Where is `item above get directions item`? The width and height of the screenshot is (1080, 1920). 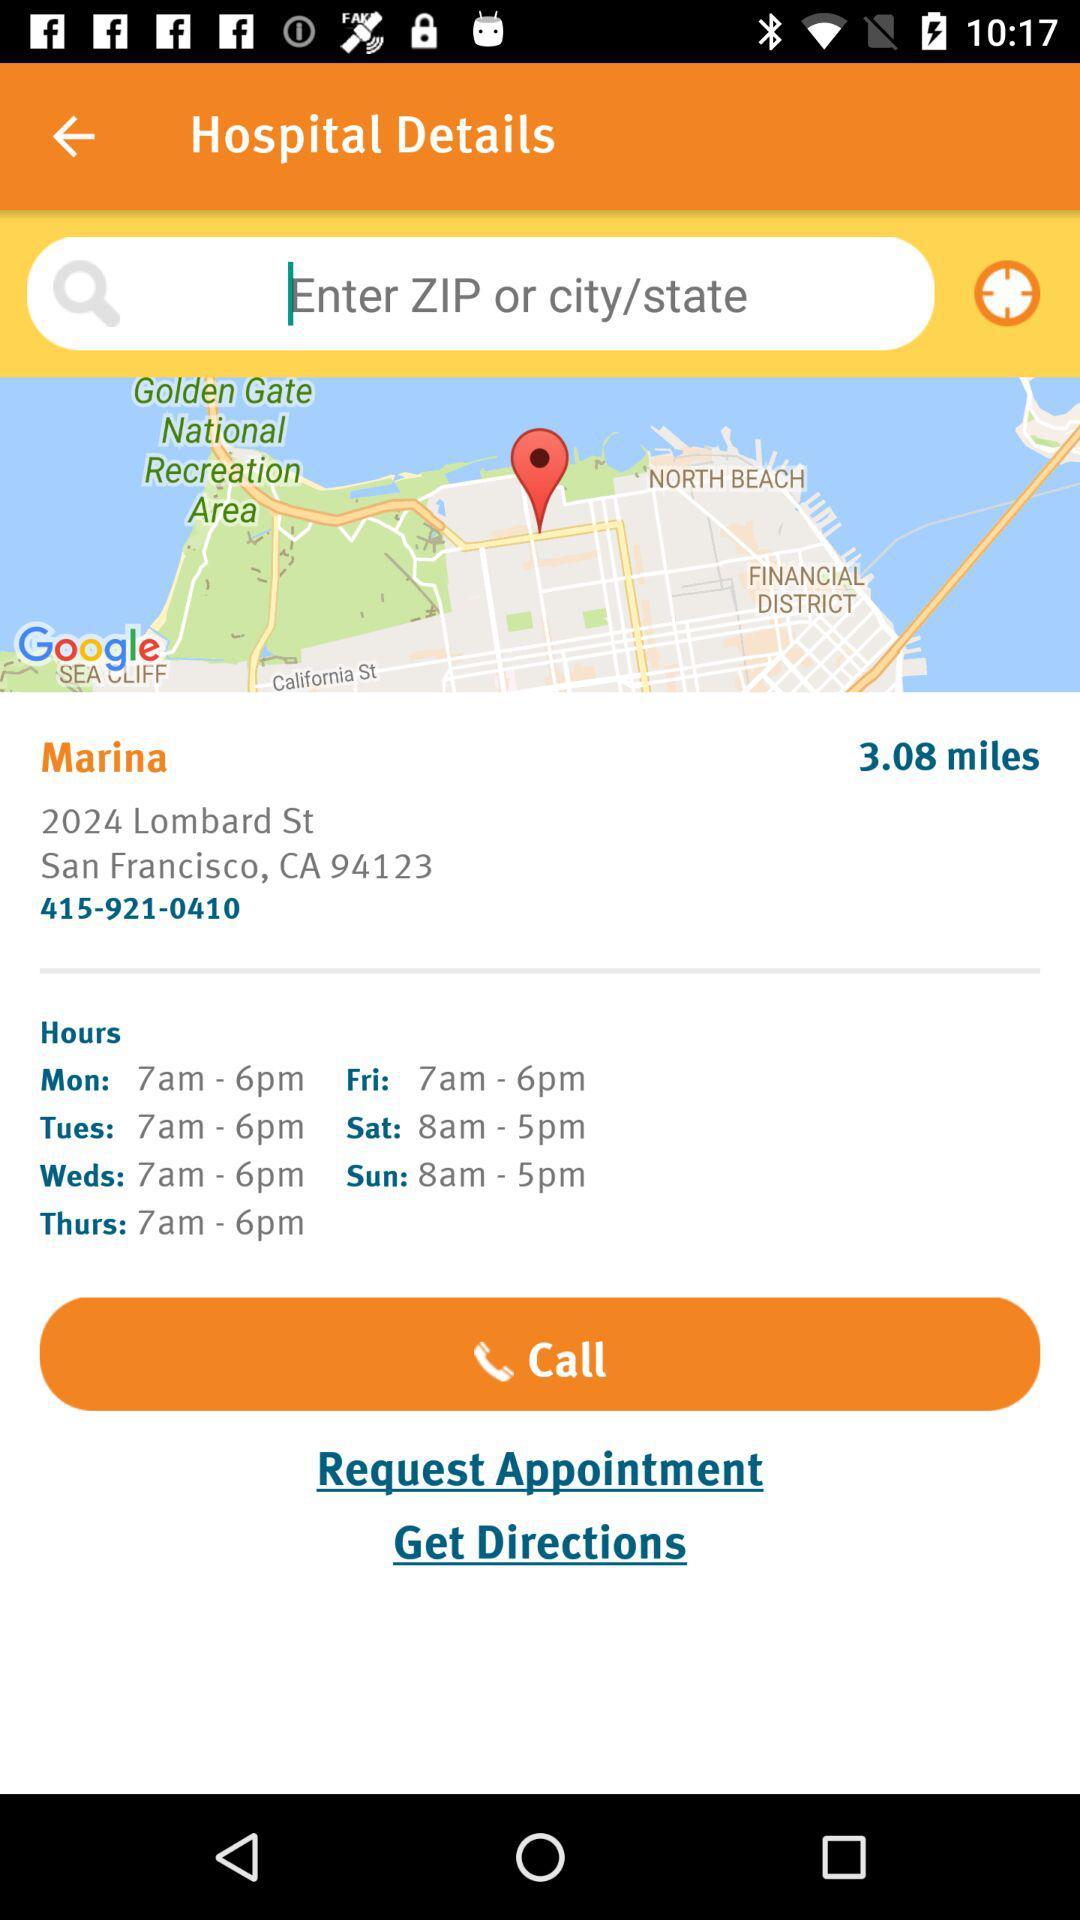
item above get directions item is located at coordinates (540, 1469).